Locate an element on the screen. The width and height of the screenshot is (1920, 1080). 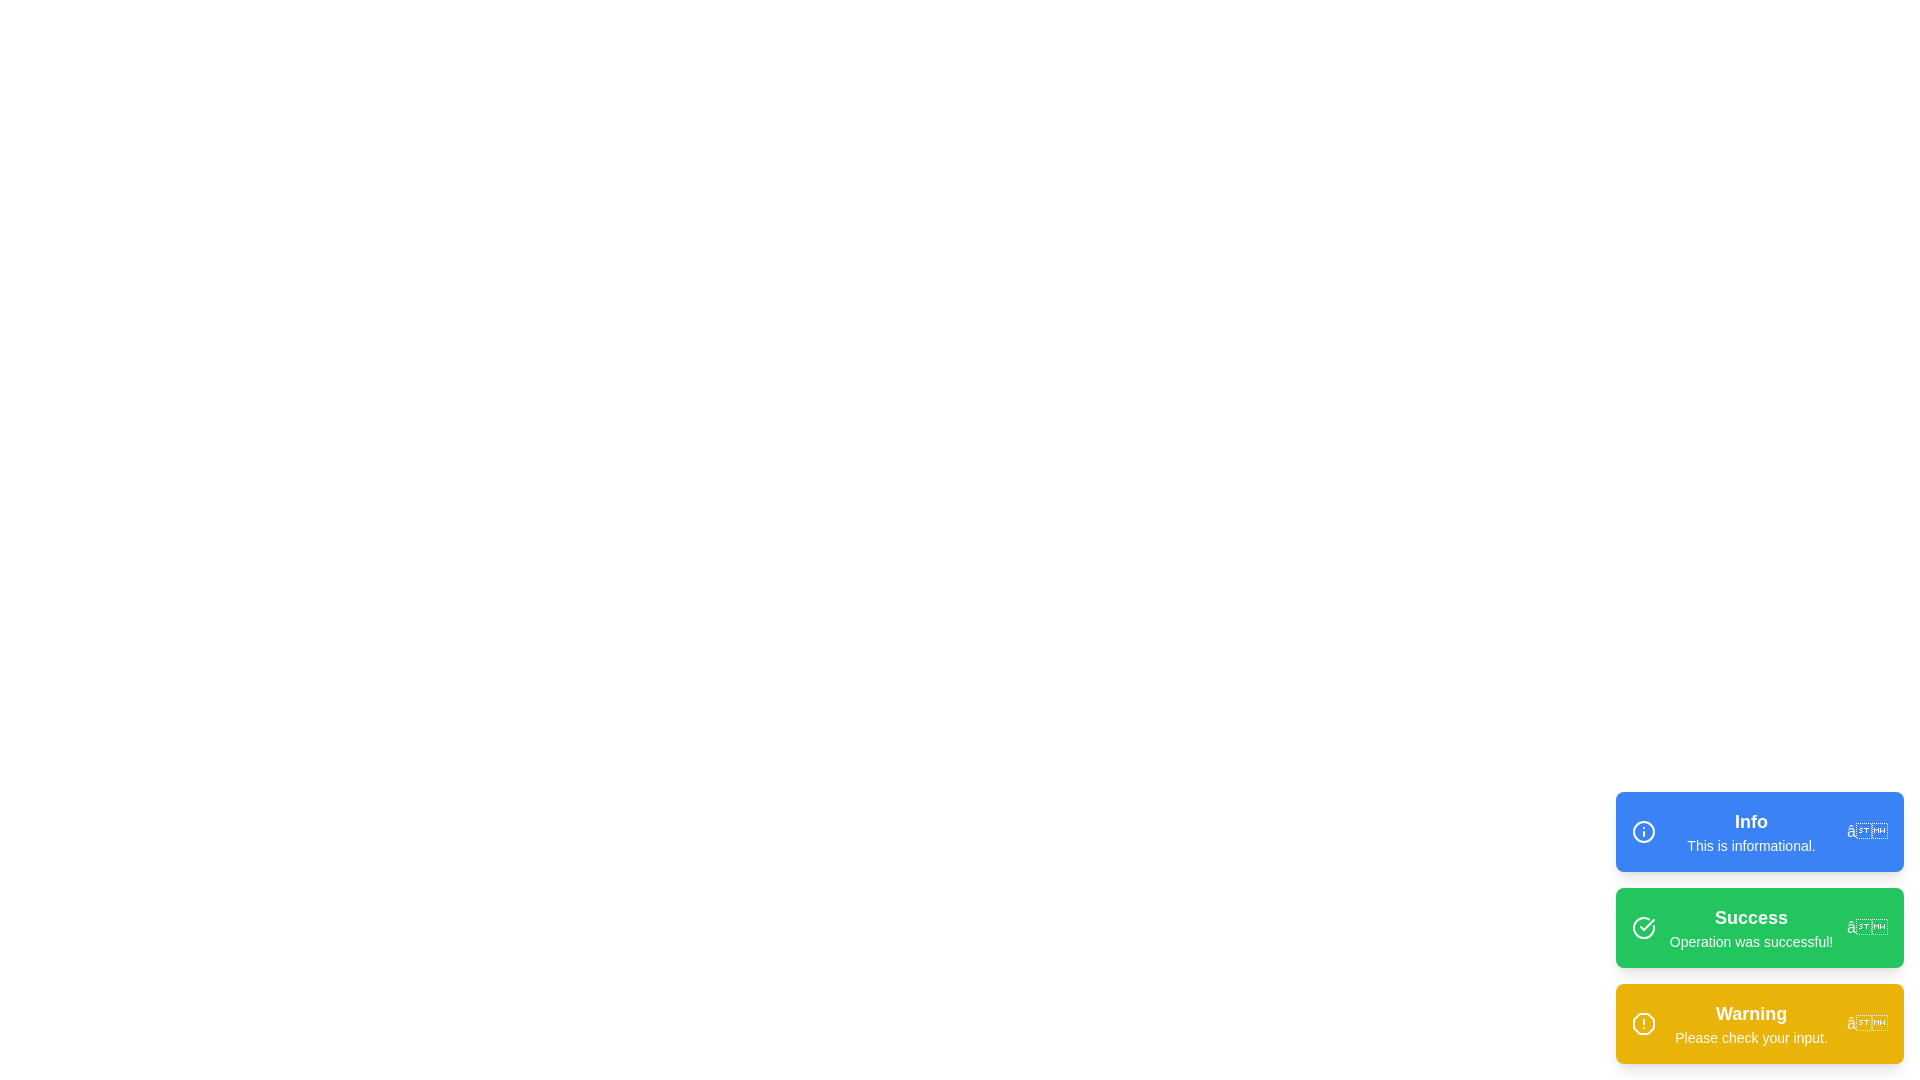
informational text label that provides additional context about the 'Info' notification, located in the top blue section of the notification boxes is located at coordinates (1750, 845).